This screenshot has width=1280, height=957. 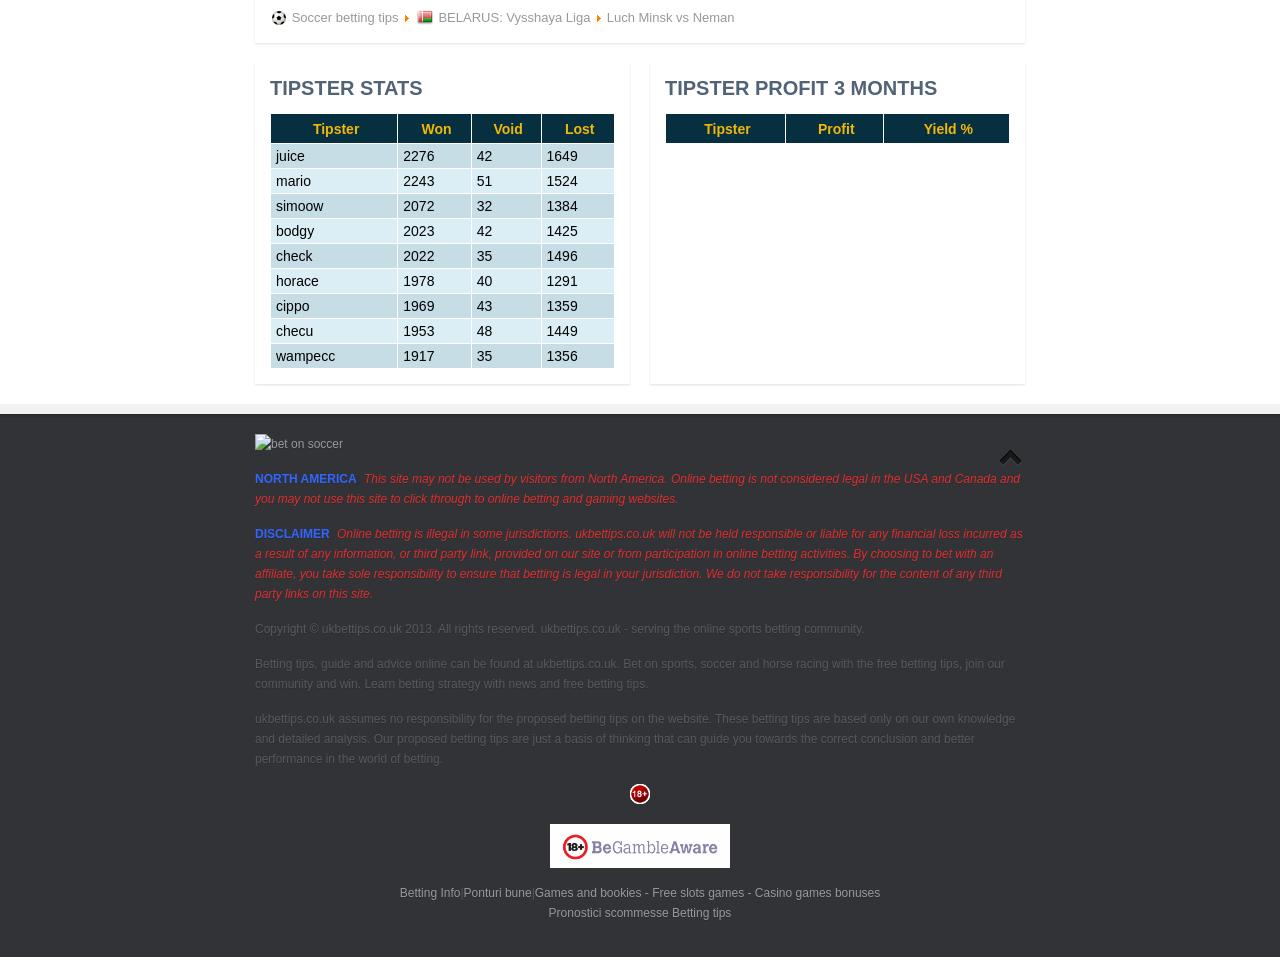 What do you see at coordinates (706, 892) in the screenshot?
I see `'Games and bookies - Free slots games - Casino games bonuses'` at bounding box center [706, 892].